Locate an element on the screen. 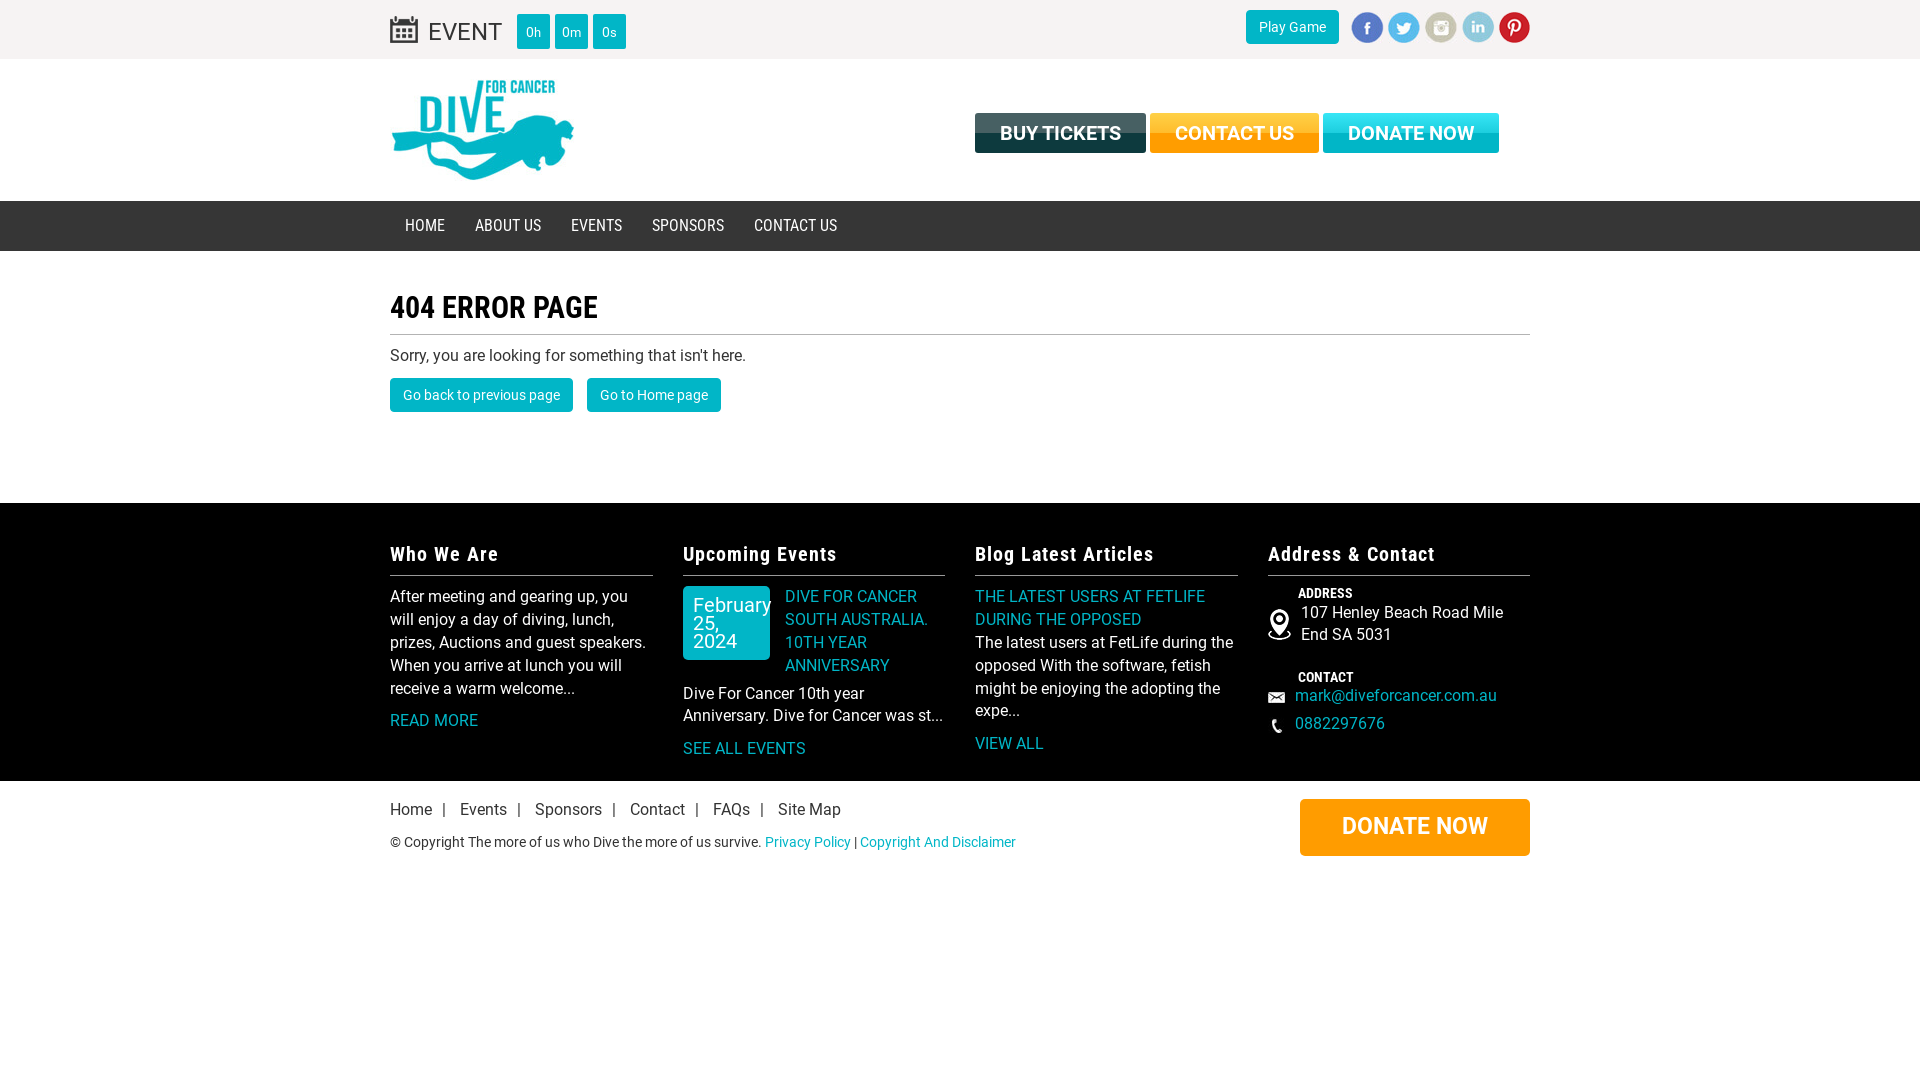 Image resolution: width=1920 pixels, height=1080 pixels. 'Go back to previous page' is located at coordinates (389, 394).